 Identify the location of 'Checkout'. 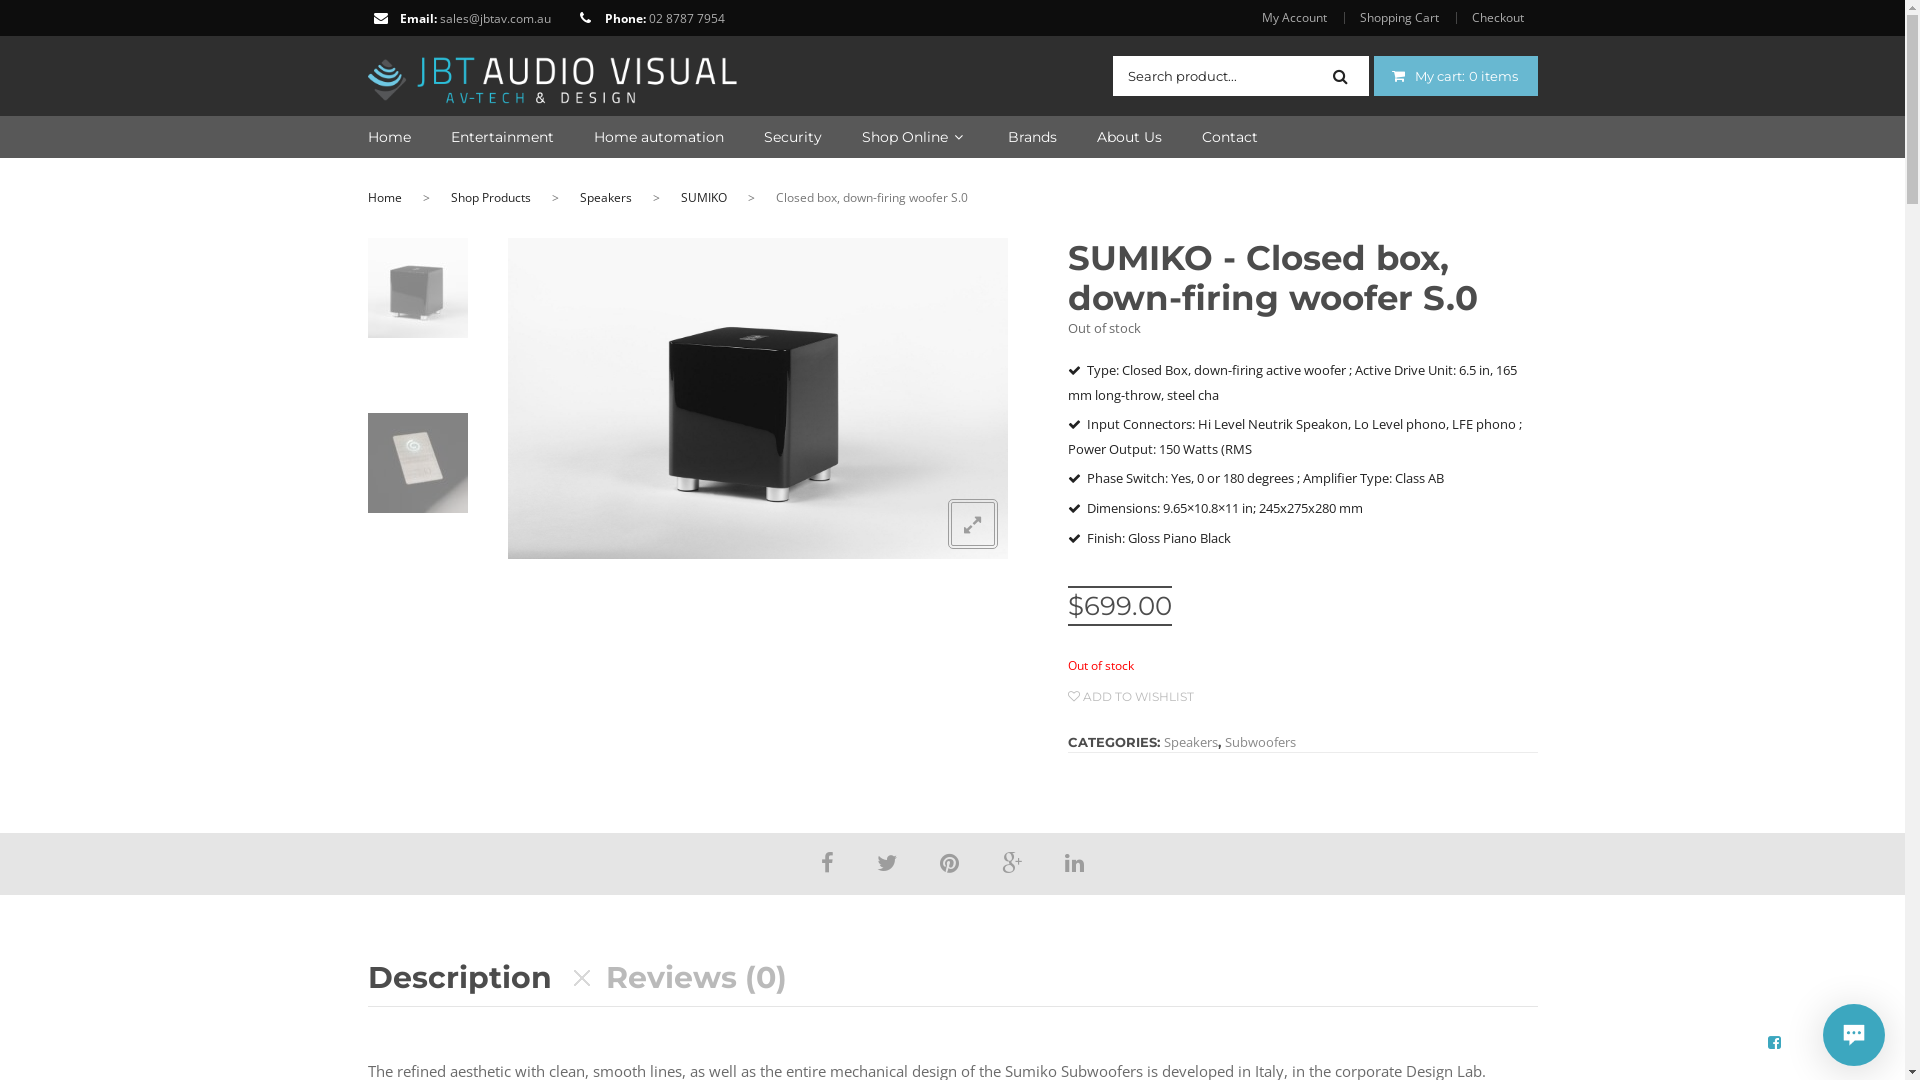
(1497, 18).